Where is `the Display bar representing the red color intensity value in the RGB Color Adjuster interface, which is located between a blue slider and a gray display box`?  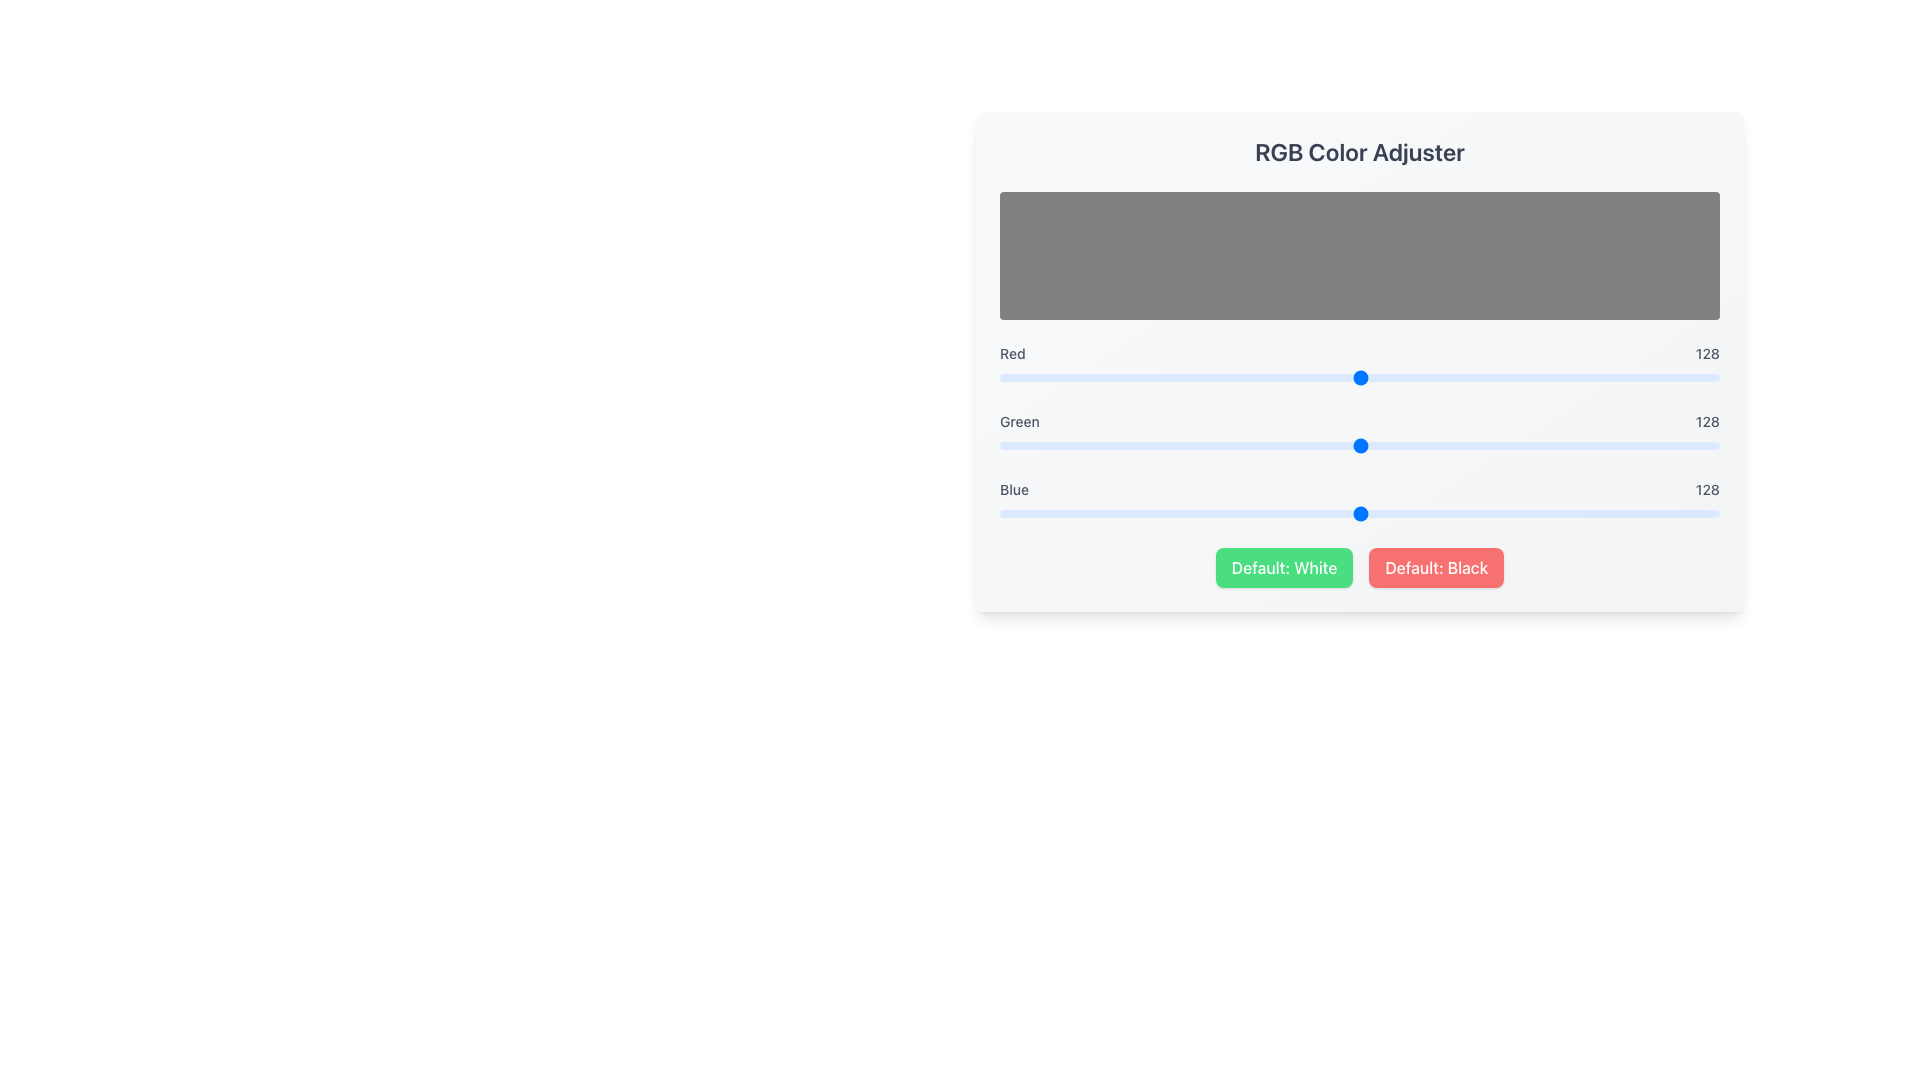 the Display bar representing the red color intensity value in the RGB Color Adjuster interface, which is located between a blue slider and a gray display box is located at coordinates (1359, 353).